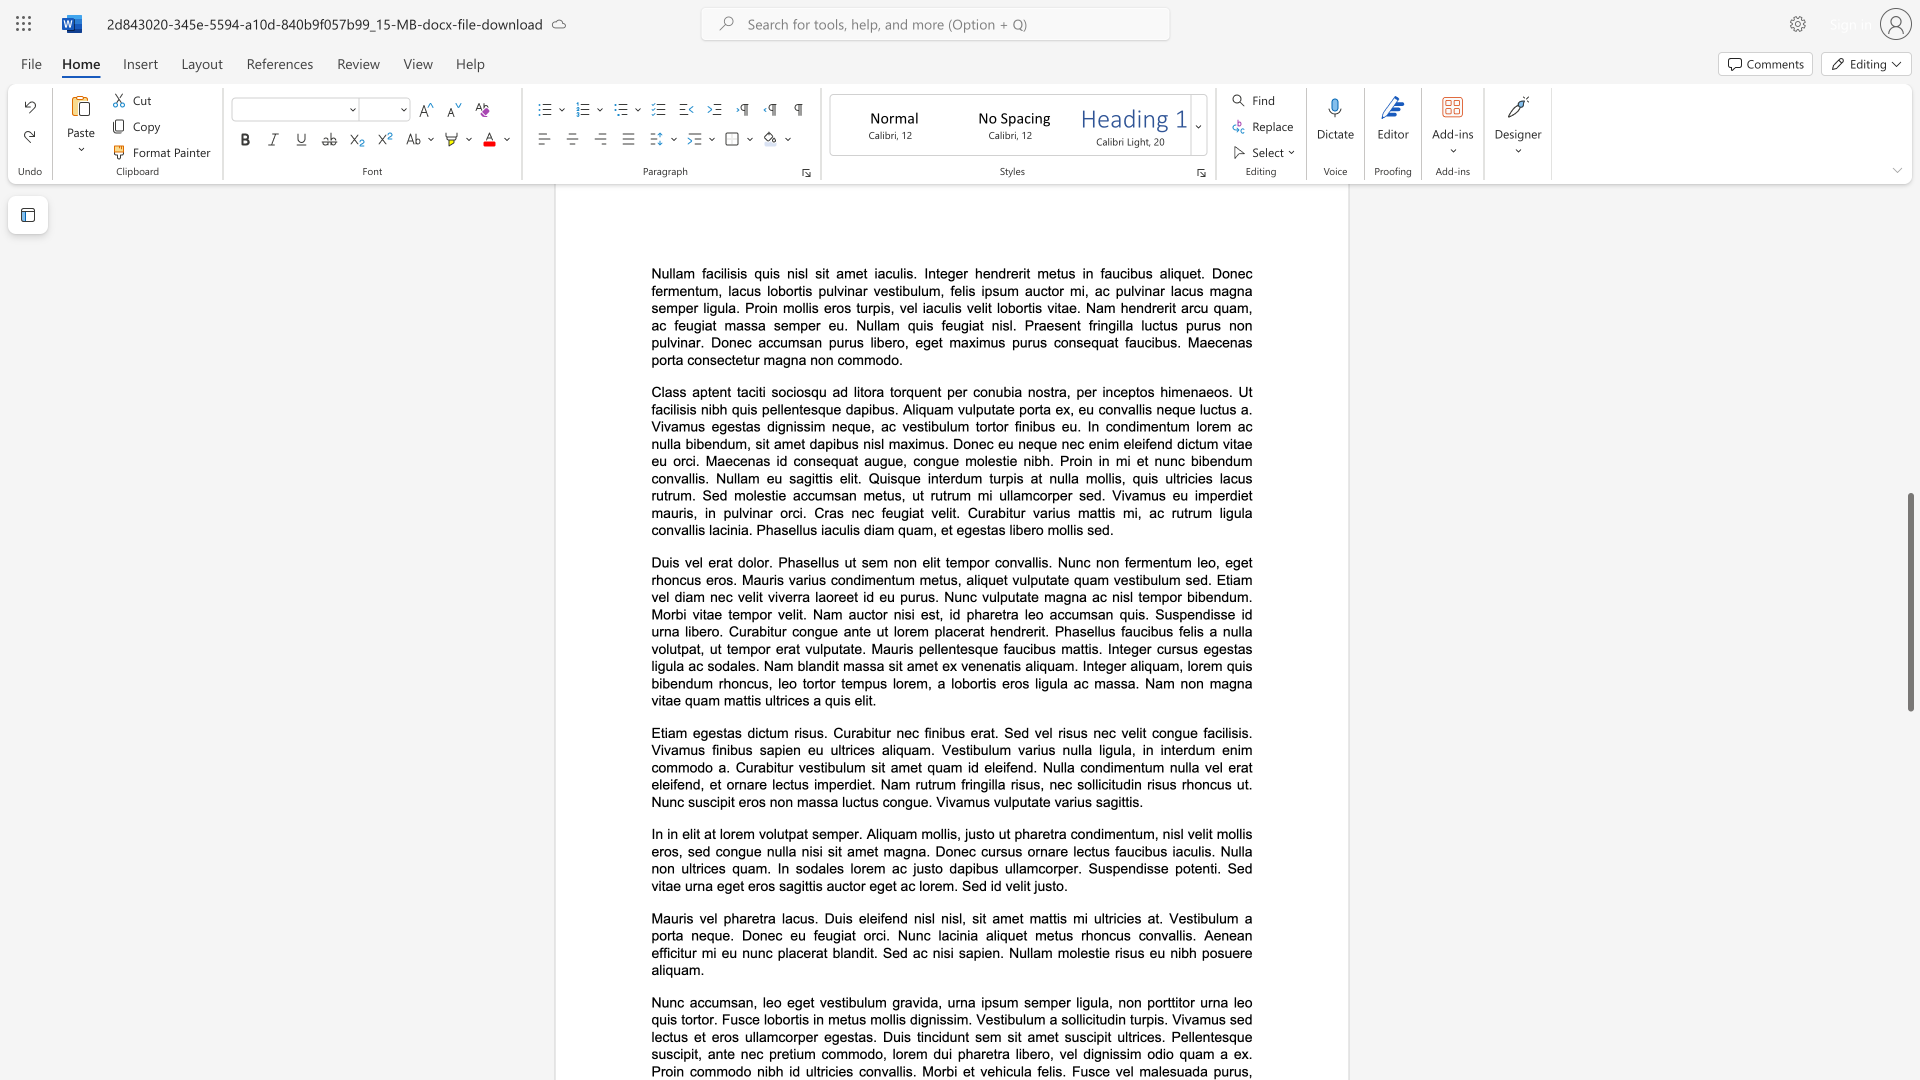 The image size is (1920, 1080). Describe the element at coordinates (1025, 766) in the screenshot. I see `the subset text "d. Nulla condimentum nulla vel erat eleifend, et orna" within the text "Etiam egestas dictum risus. Curabitur nec finibus erat. Sed vel risus nec velit congue facilisis. Vivamus finibus sapien eu ultrices aliquam. Vestibulum varius nulla ligula, in interdum enim commodo a. Curabitur vestibulum sit amet quam id eleifend. Nulla condimentum nulla vel erat eleifend, et ornare lectus imperdiet. Nam rutrum fringilla risus, nec sollicitudin risus rhoncus ut. Nunc suscipit eros non massa luctus congue. Vivamus vulputate varius sagittis."` at that location.